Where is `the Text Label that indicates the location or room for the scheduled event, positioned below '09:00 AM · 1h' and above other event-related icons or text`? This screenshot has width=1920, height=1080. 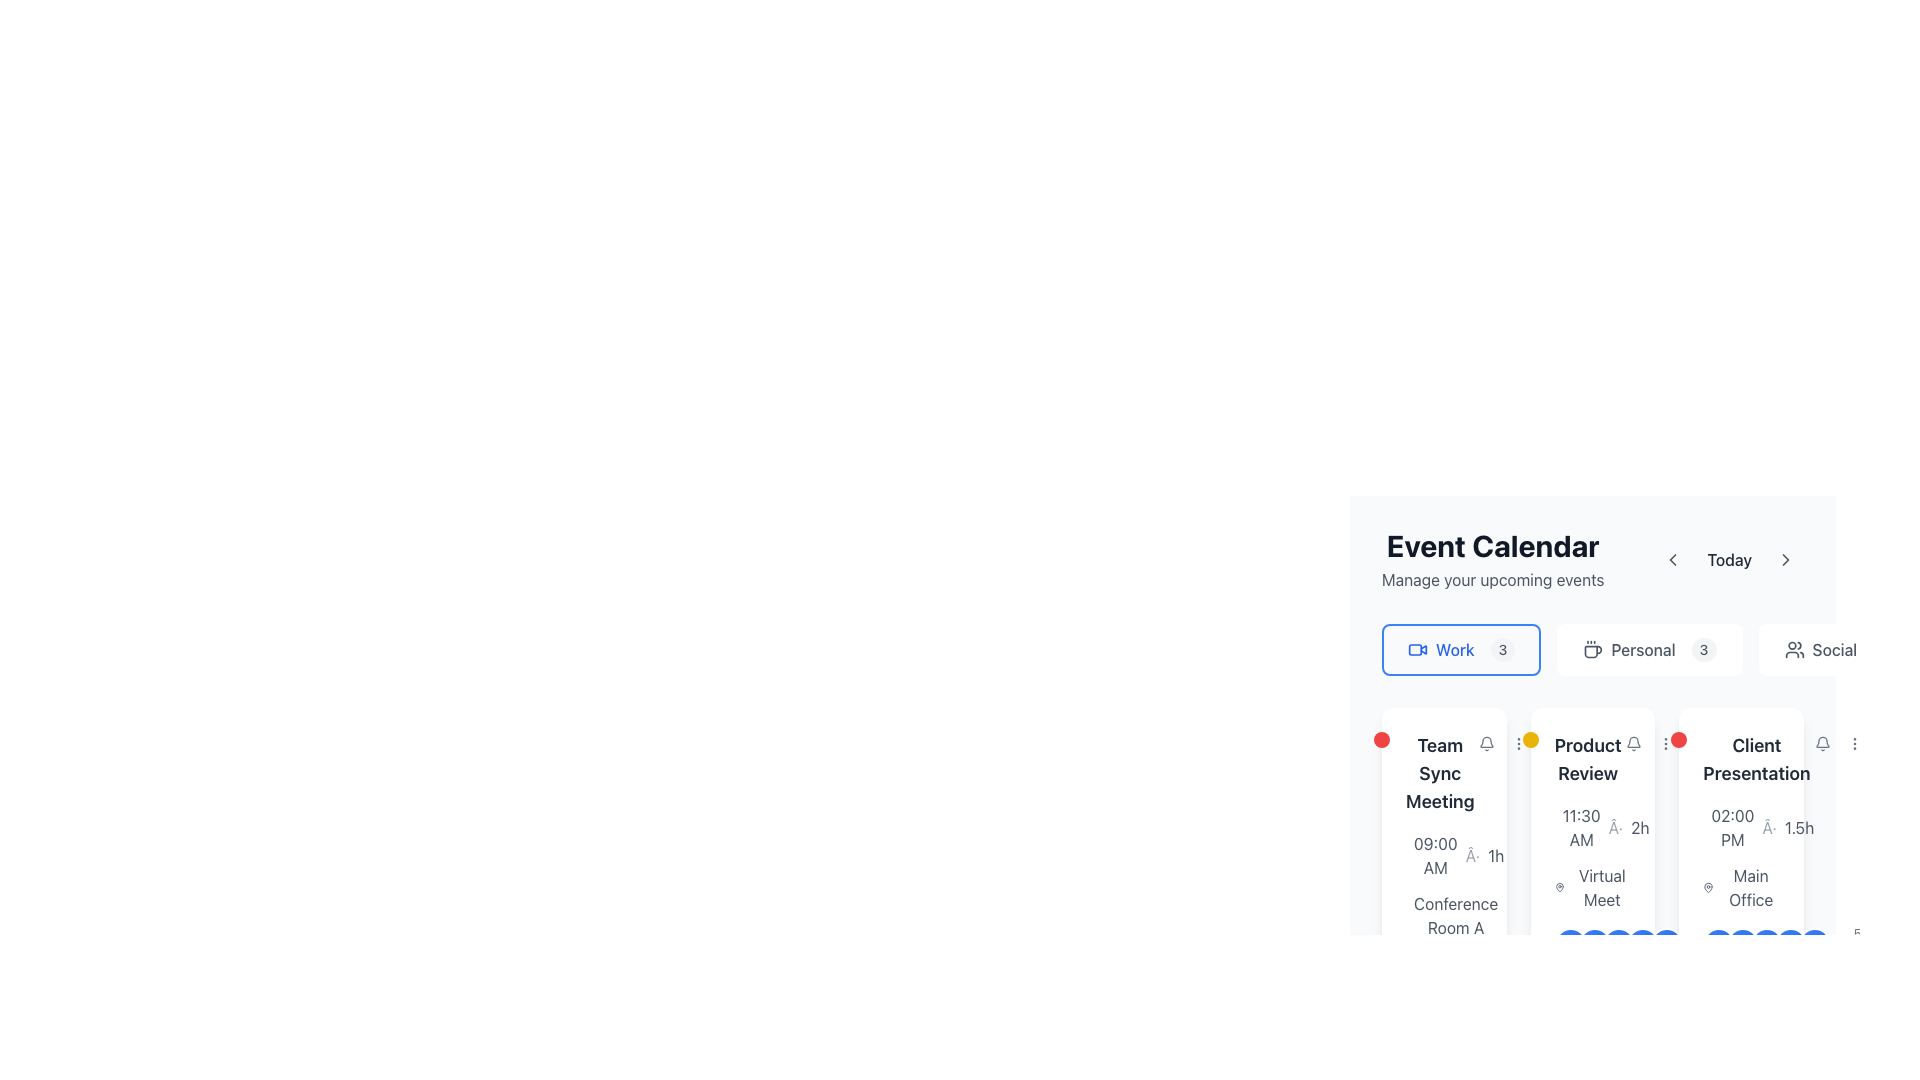 the Text Label that indicates the location or room for the scheduled event, positioned below '09:00 AM · 1h' and above other event-related icons or text is located at coordinates (1444, 915).